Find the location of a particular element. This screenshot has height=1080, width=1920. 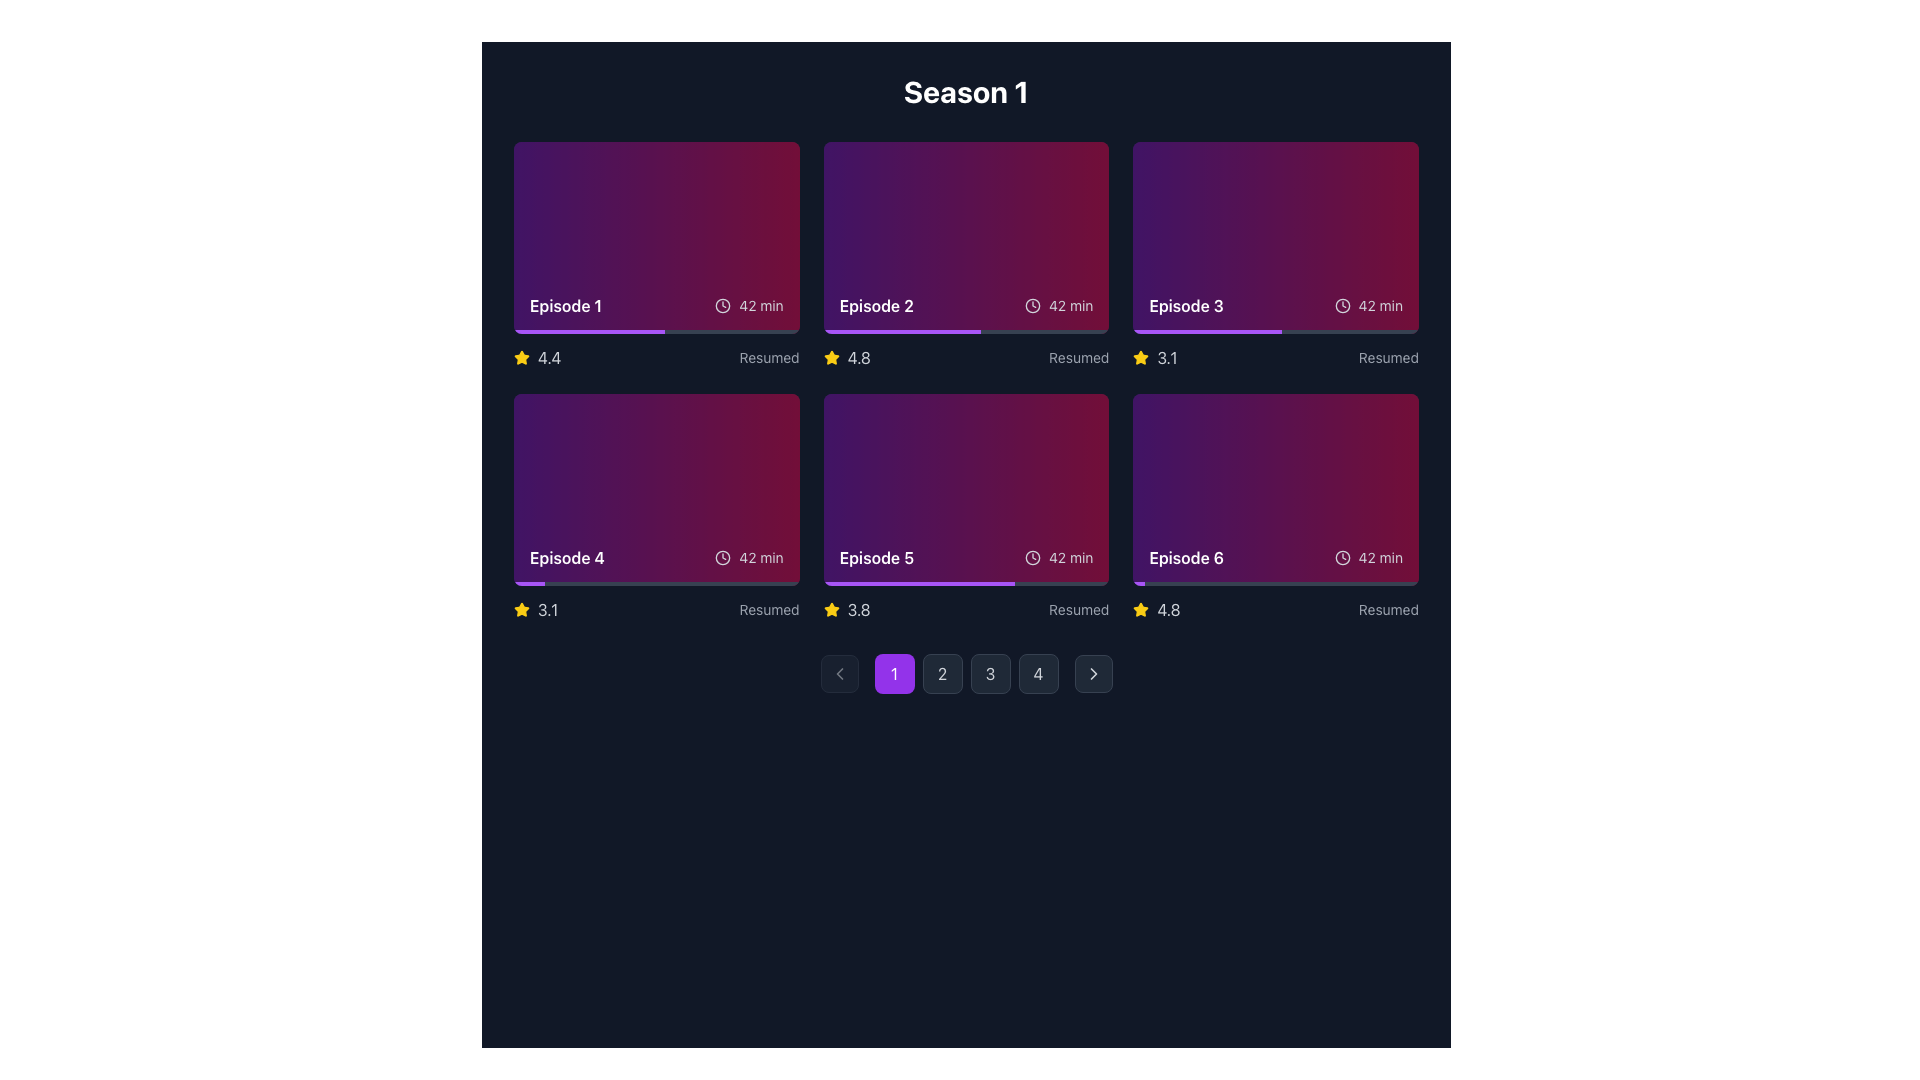

the rating label for Episode 5, located in the bottom section of the Episode 5 card, to the right of the yellow star icon is located at coordinates (859, 608).